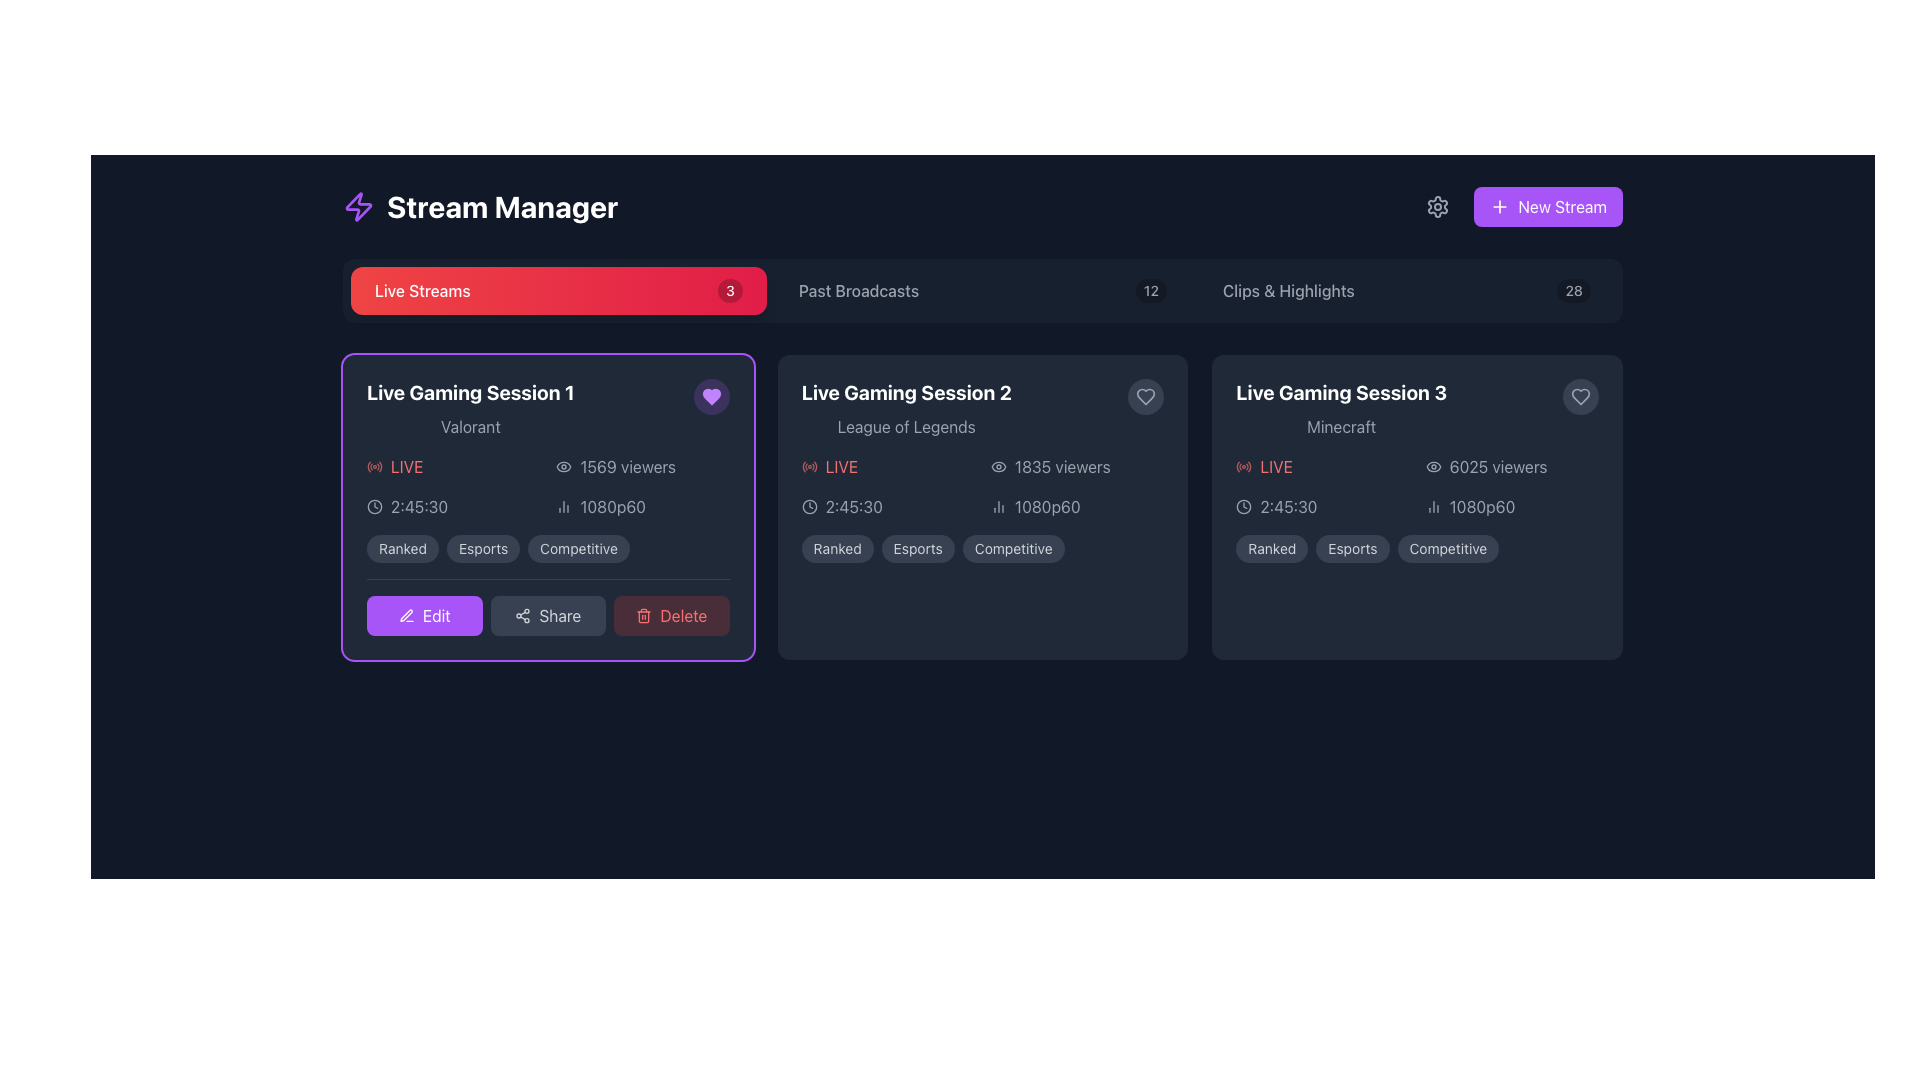 The image size is (1920, 1080). Describe the element at coordinates (359, 207) in the screenshot. I see `the lightning bolt-shaped purple icon located next to the text 'Stream Manager' in the header section` at that location.